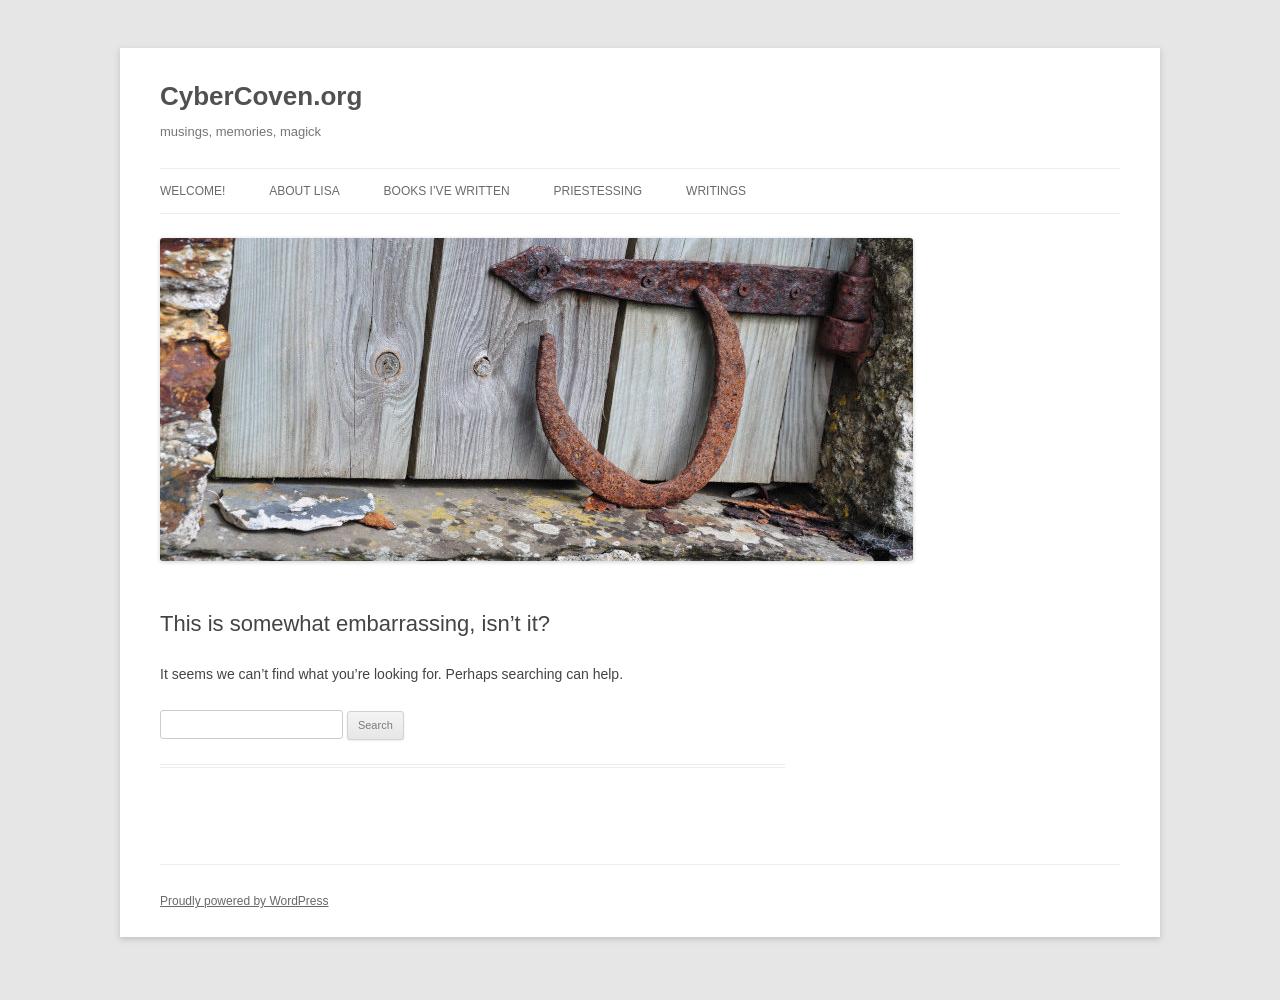 Image resolution: width=1280 pixels, height=1000 pixels. I want to click on 'Proudly powered by WordPress', so click(242, 901).